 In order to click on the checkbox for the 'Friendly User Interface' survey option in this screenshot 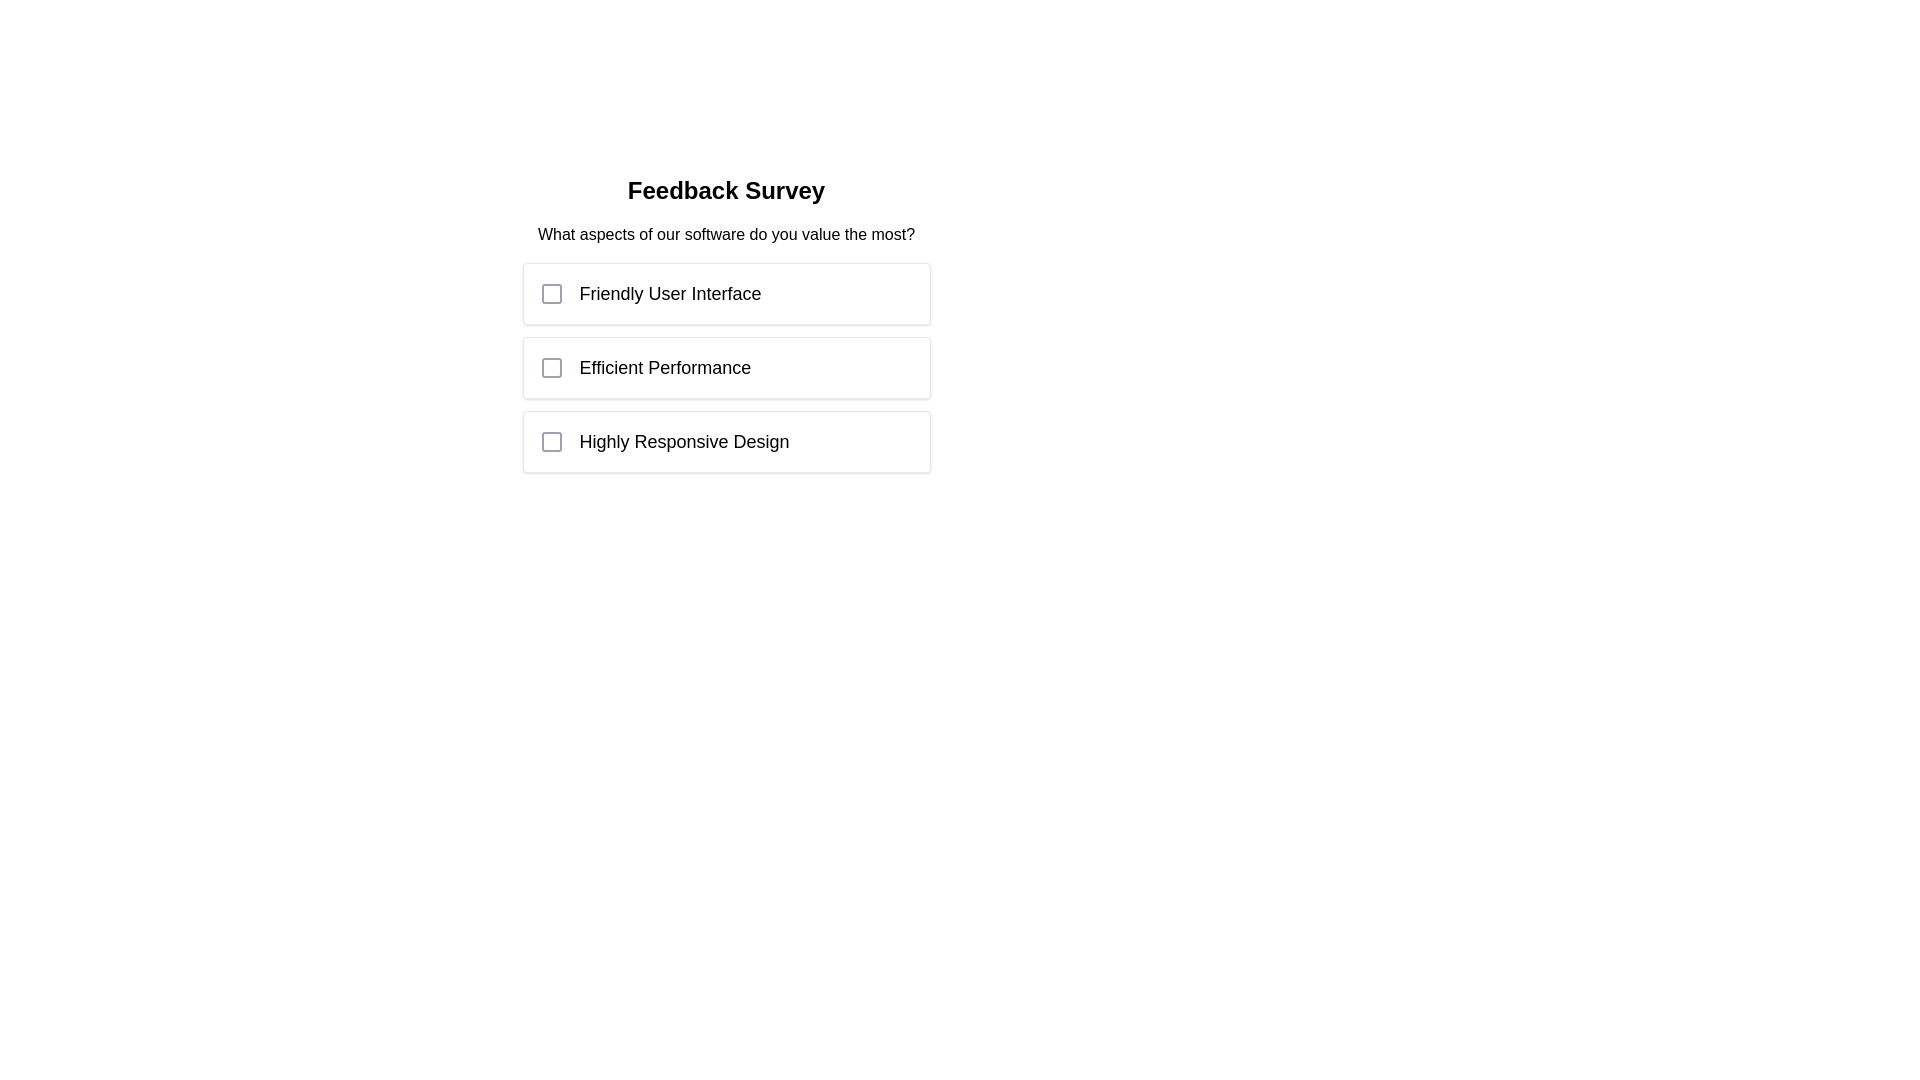, I will do `click(551, 293)`.